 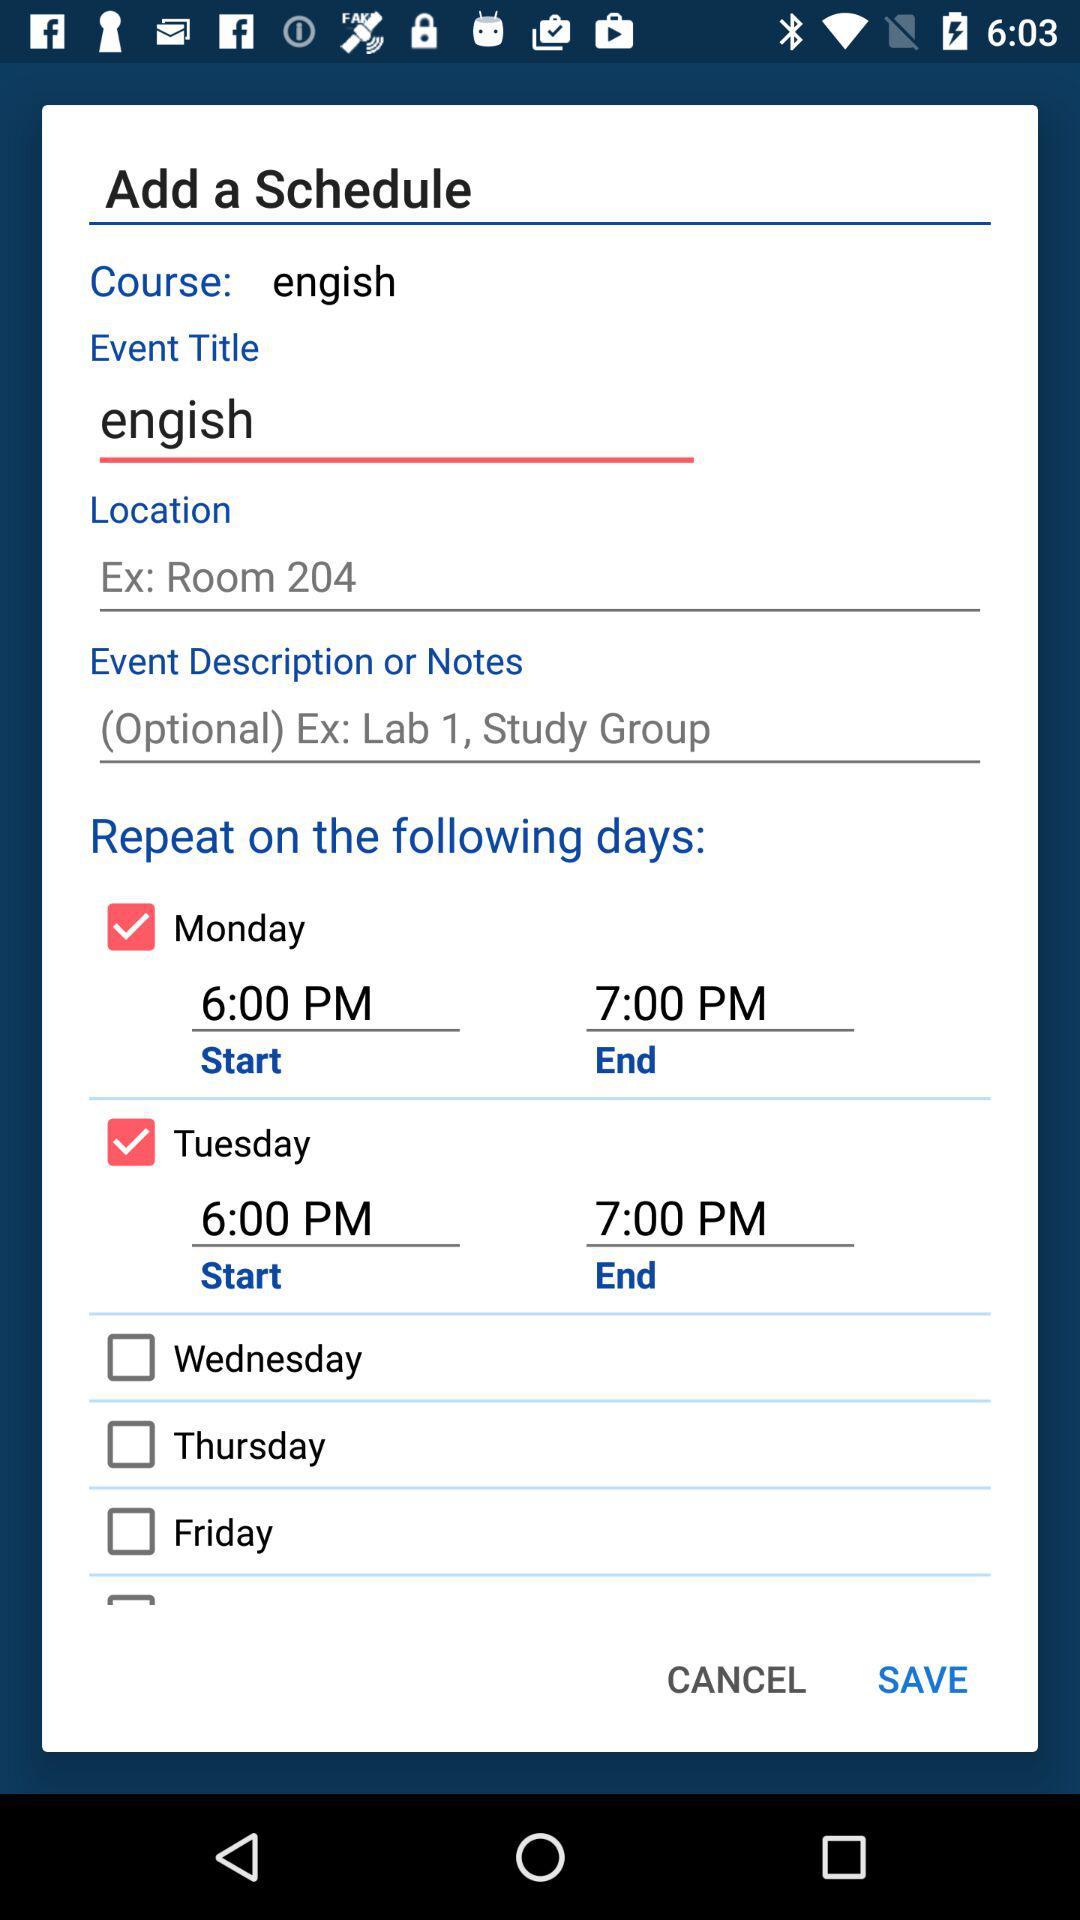 What do you see at coordinates (922, 1678) in the screenshot?
I see `the icon next to cancel icon` at bounding box center [922, 1678].